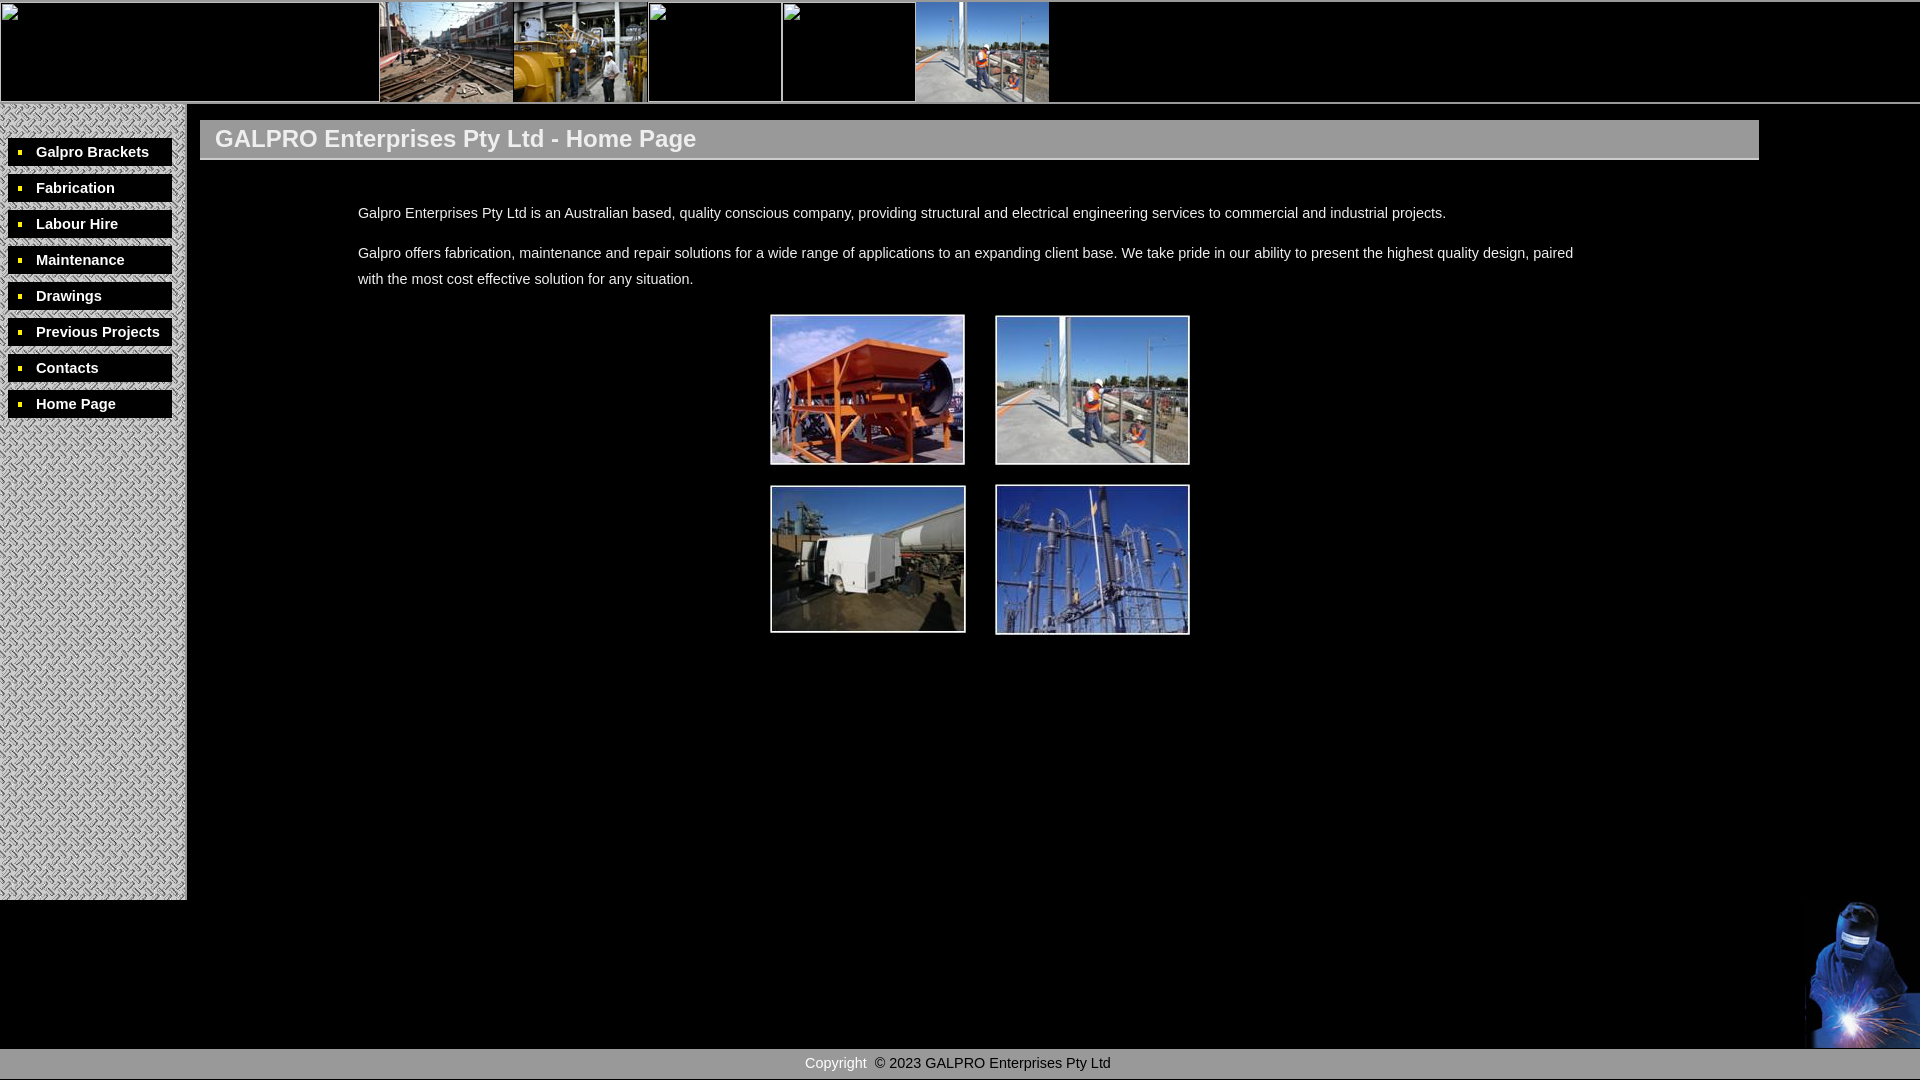  I want to click on 'Labour Hire', so click(89, 223).